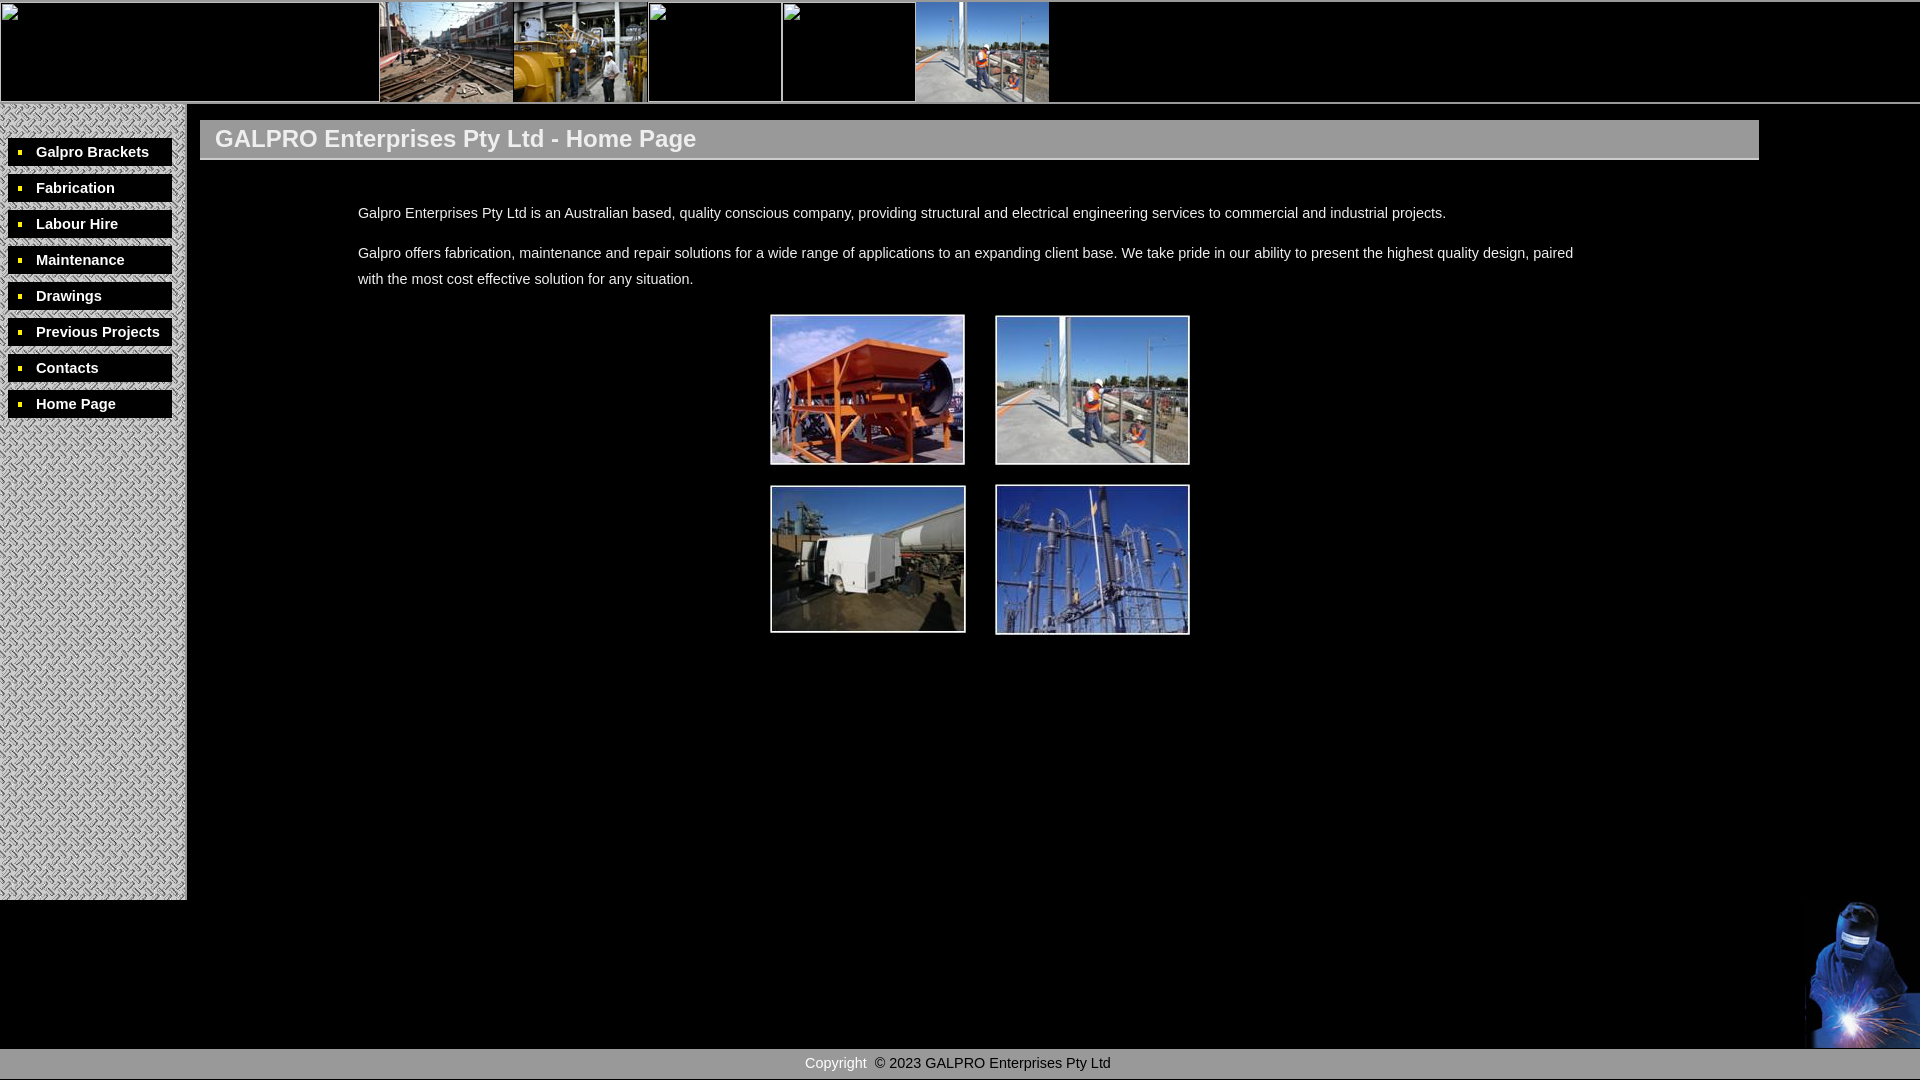  I want to click on 'Labour Hire', so click(89, 223).